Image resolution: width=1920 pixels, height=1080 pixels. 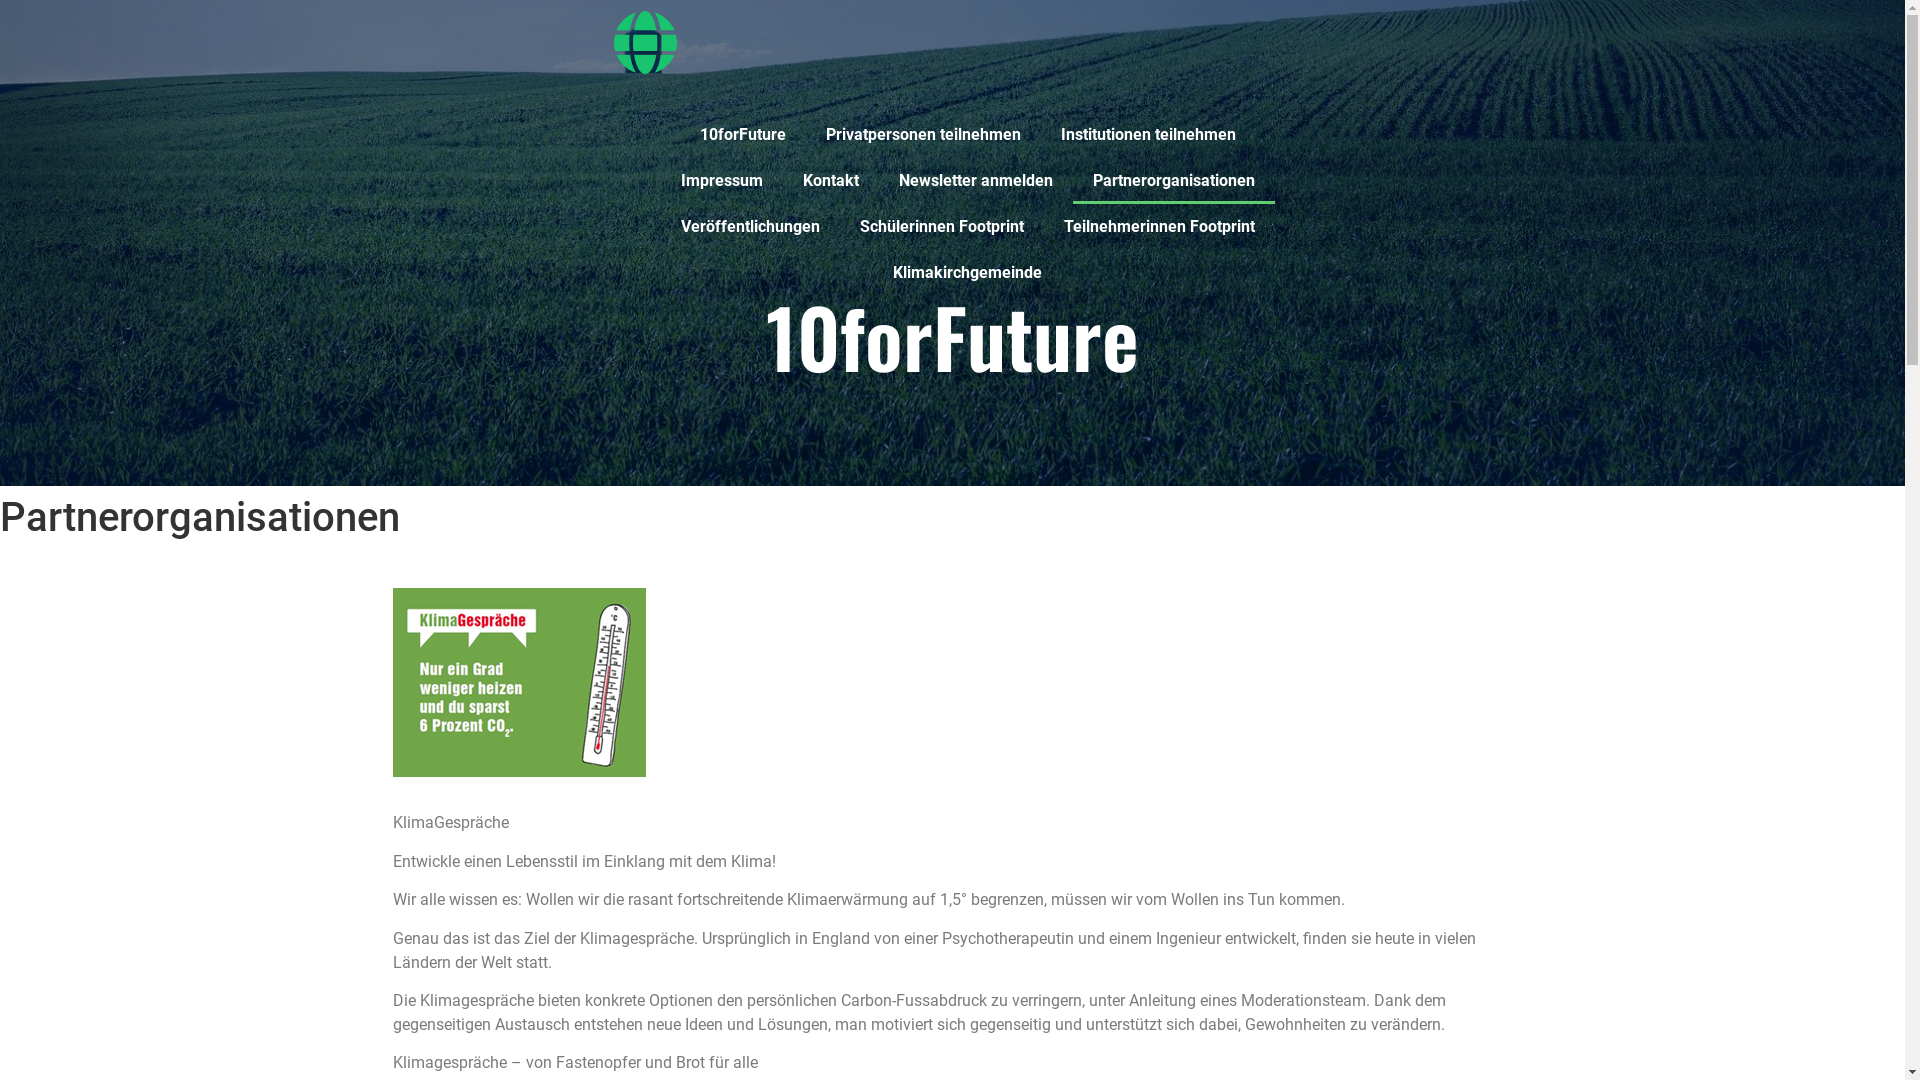 I want to click on 'Klimakirchgemeinde', so click(x=967, y=273).